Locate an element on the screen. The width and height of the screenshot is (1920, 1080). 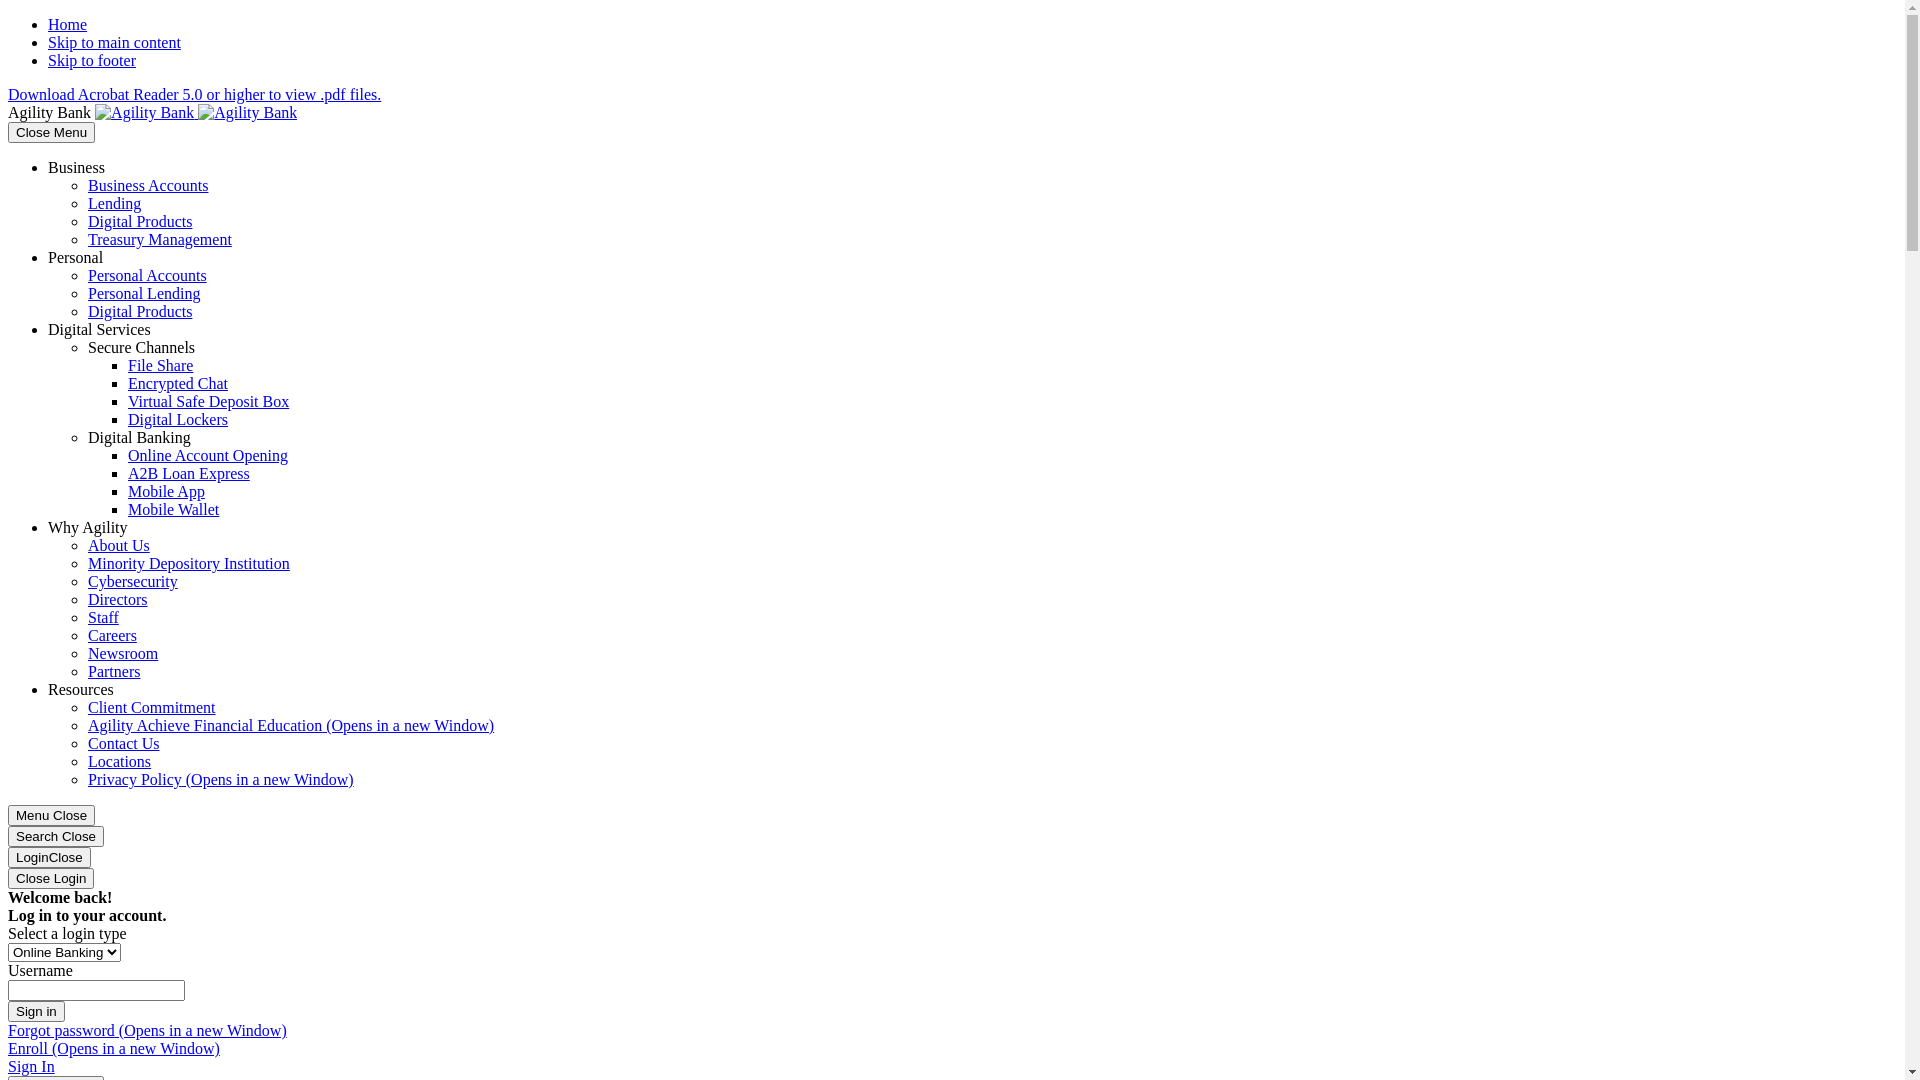
'Skip to footer' is located at coordinates (90, 59).